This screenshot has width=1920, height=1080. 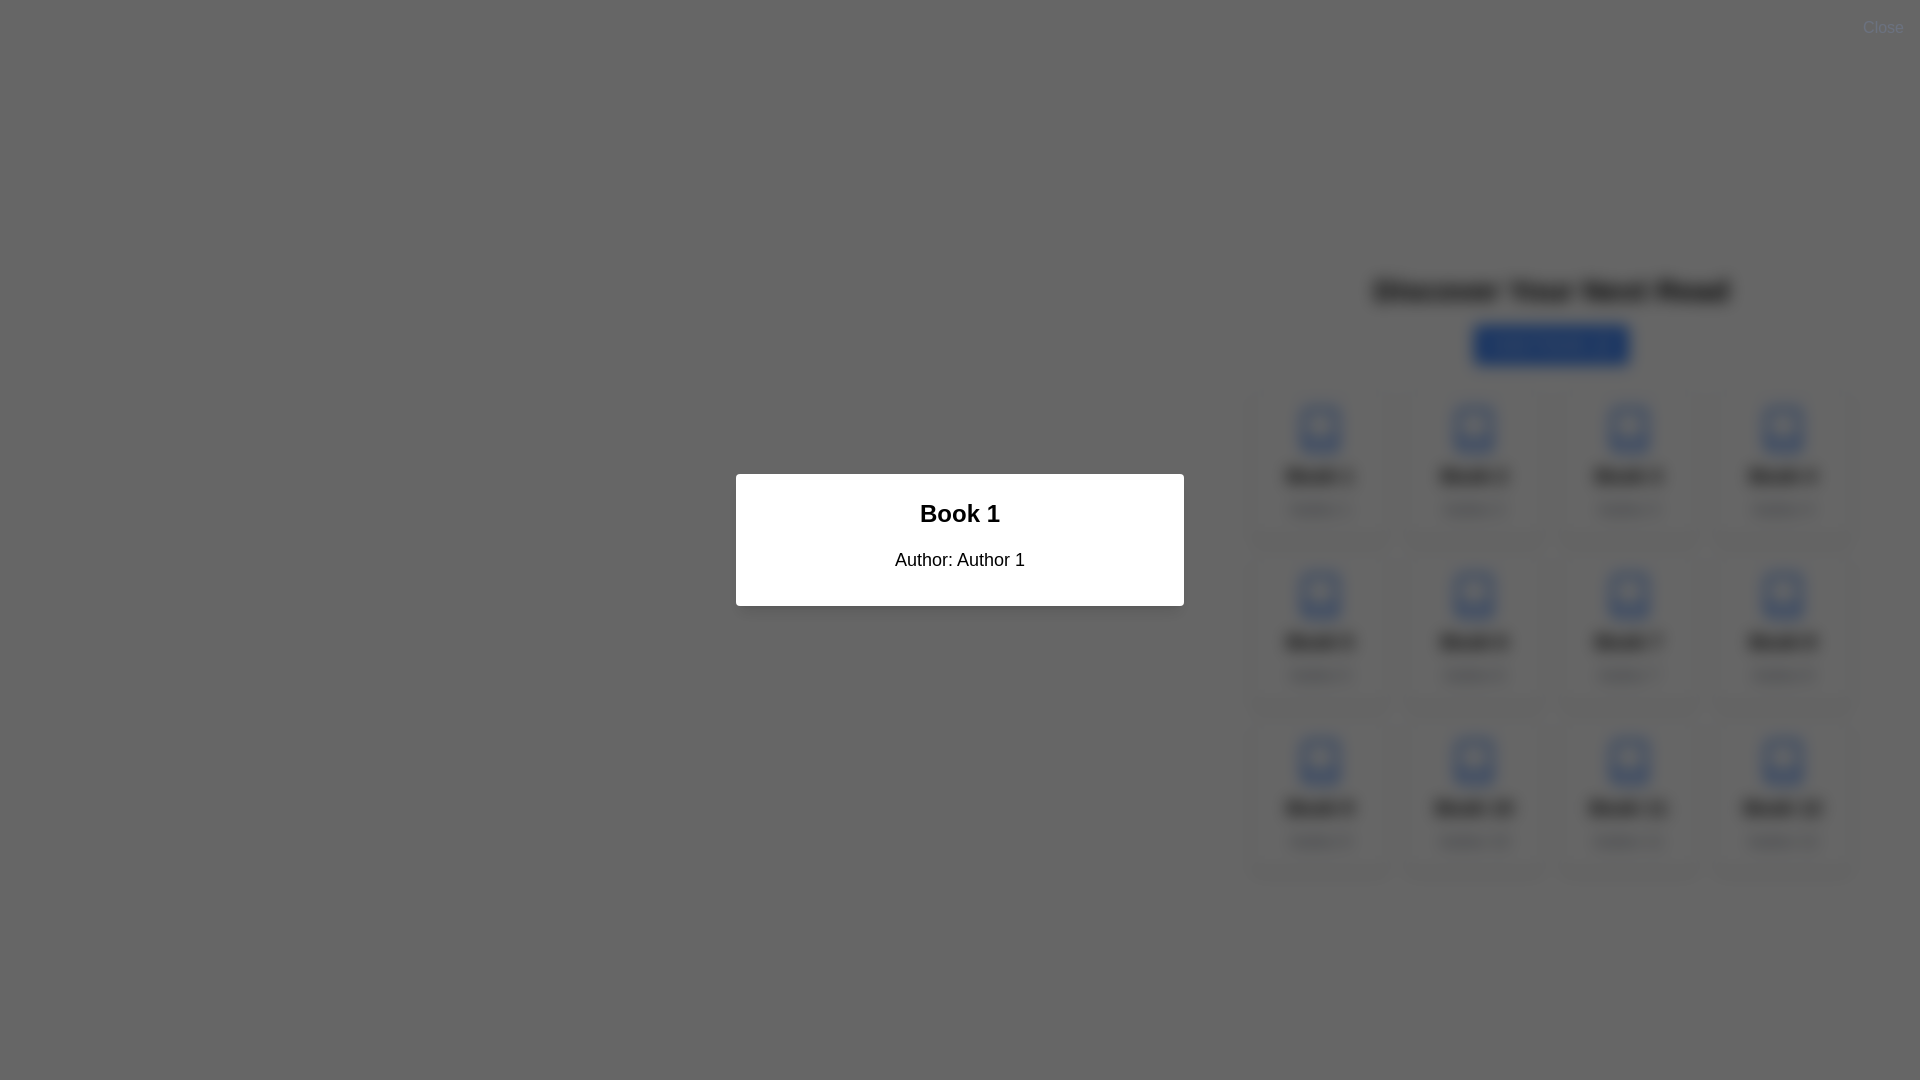 I want to click on the text label that displays the author information for 'Book 8', located below the 'Book 8' title text in the bottom-right corner of the grid layout, so click(x=1782, y=675).